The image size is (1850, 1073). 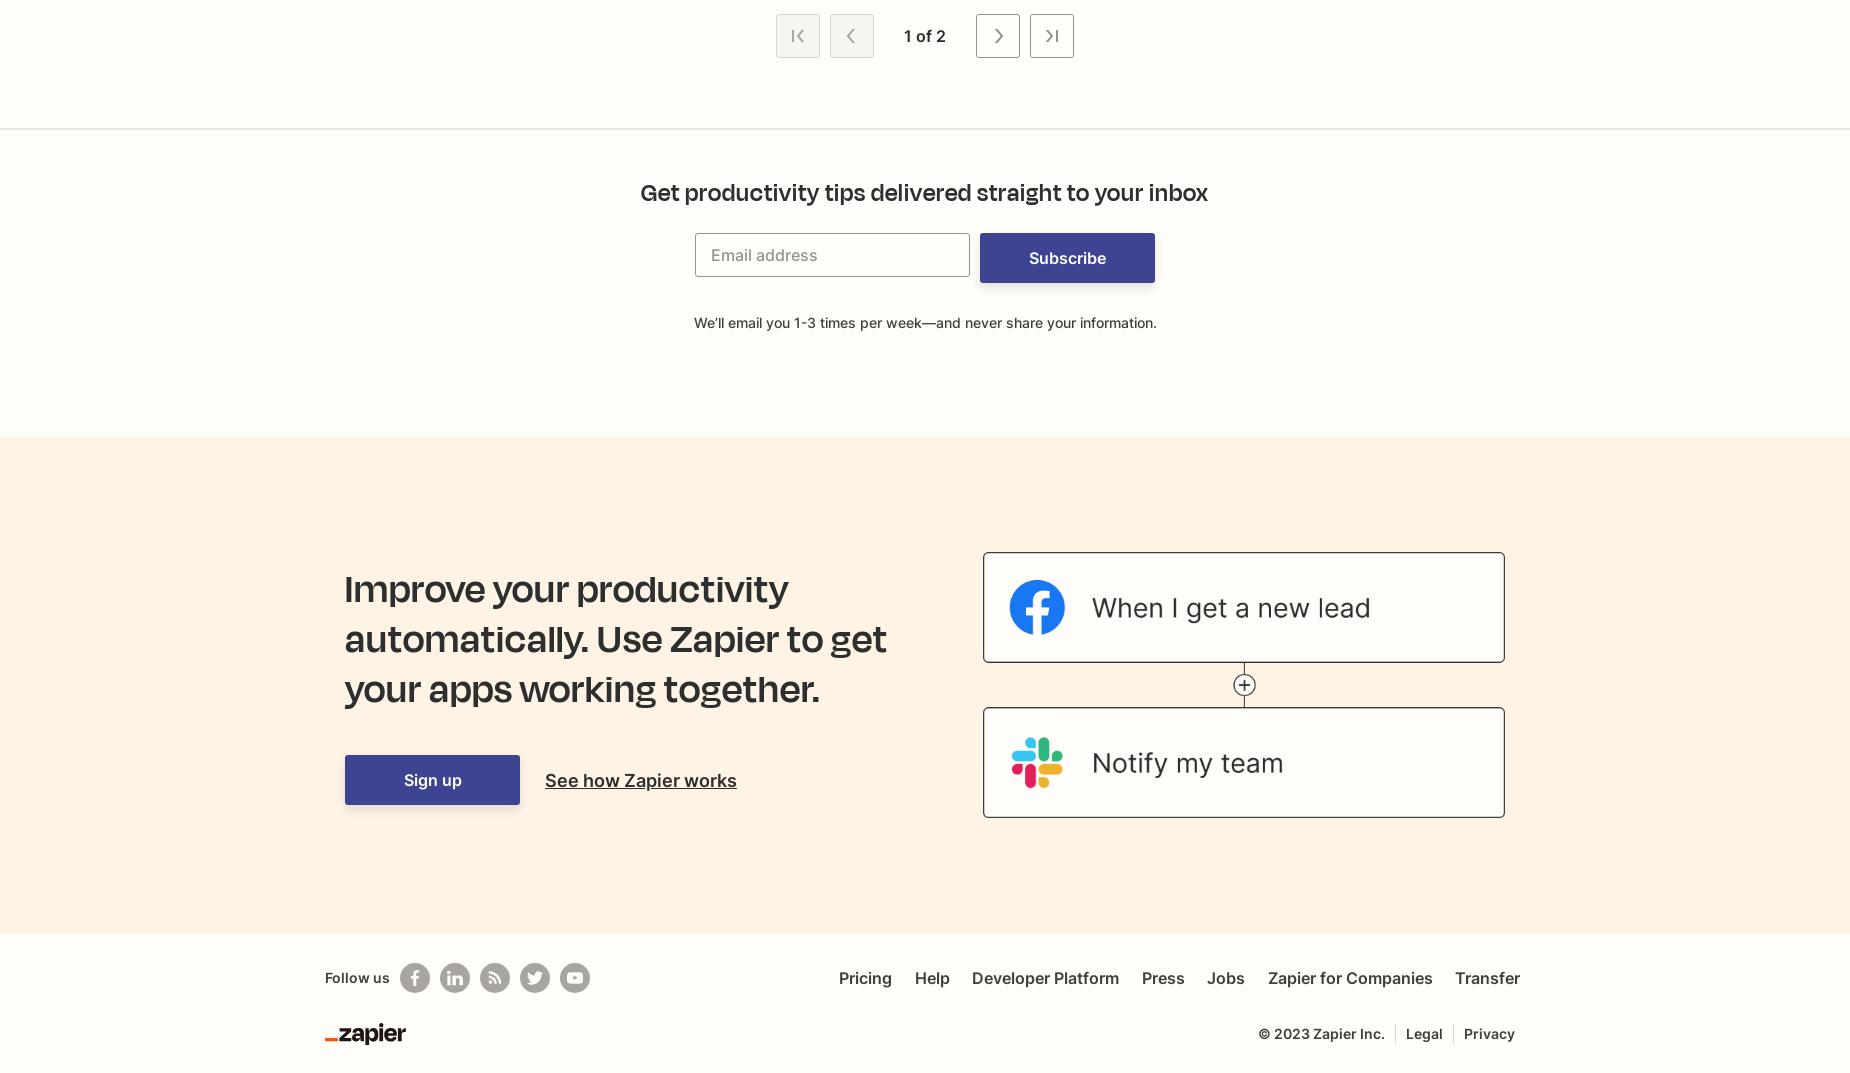 What do you see at coordinates (1161, 977) in the screenshot?
I see `'Press'` at bounding box center [1161, 977].